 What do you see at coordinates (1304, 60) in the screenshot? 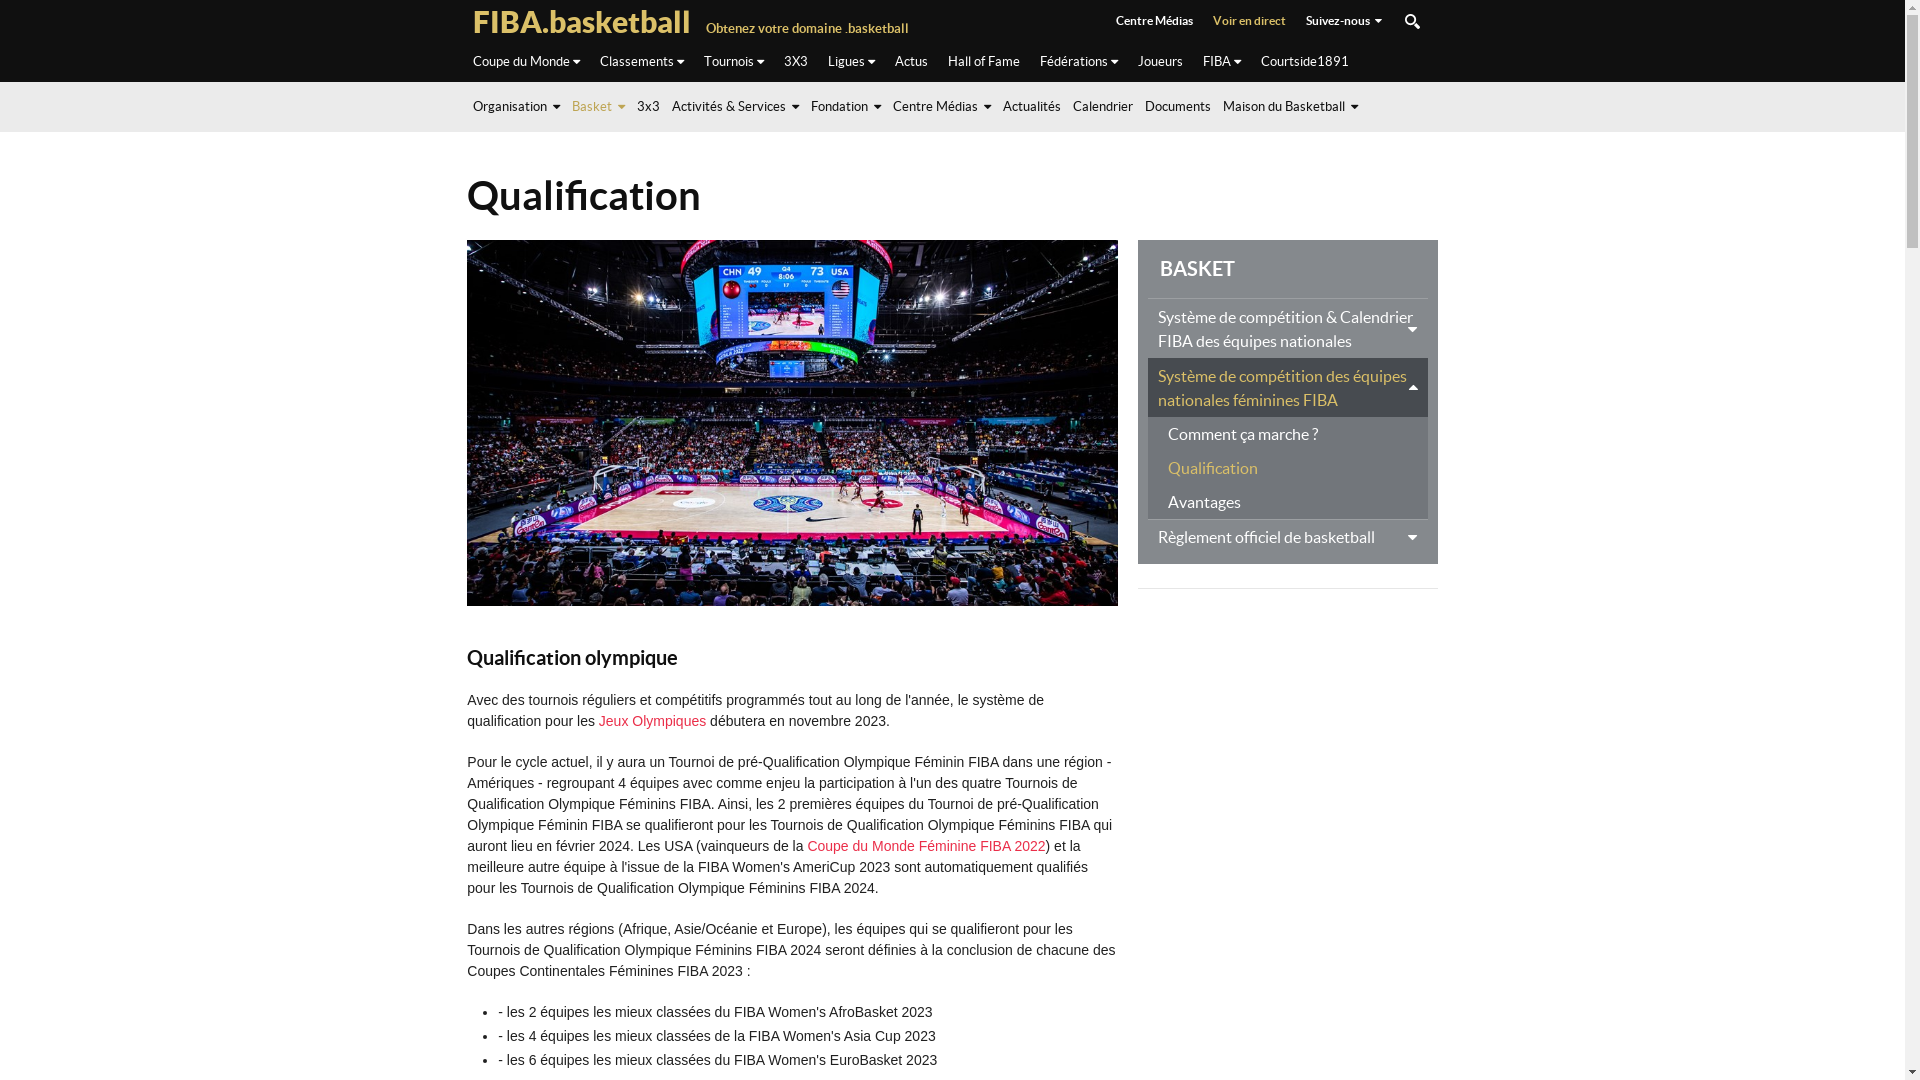
I see `'Courtside1891'` at bounding box center [1304, 60].